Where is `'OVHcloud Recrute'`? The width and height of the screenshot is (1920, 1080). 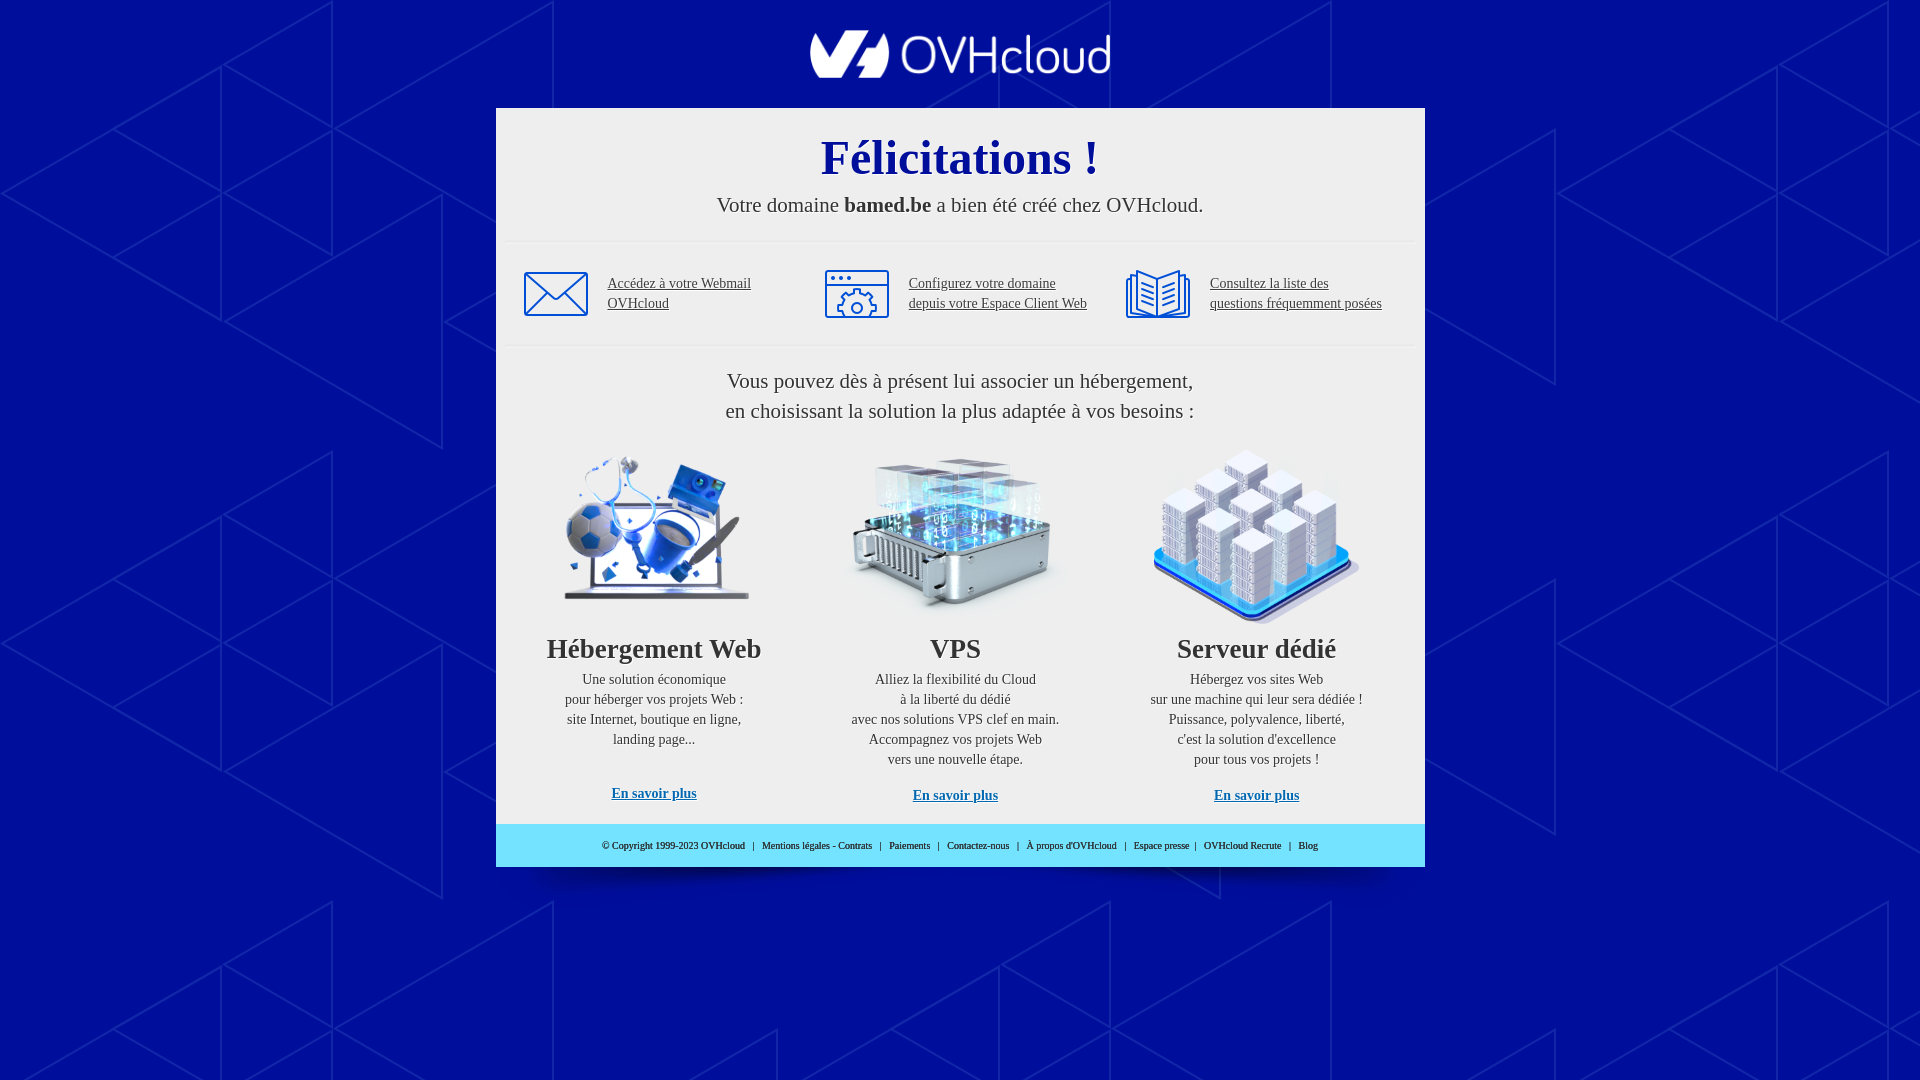 'OVHcloud Recrute' is located at coordinates (1203, 845).